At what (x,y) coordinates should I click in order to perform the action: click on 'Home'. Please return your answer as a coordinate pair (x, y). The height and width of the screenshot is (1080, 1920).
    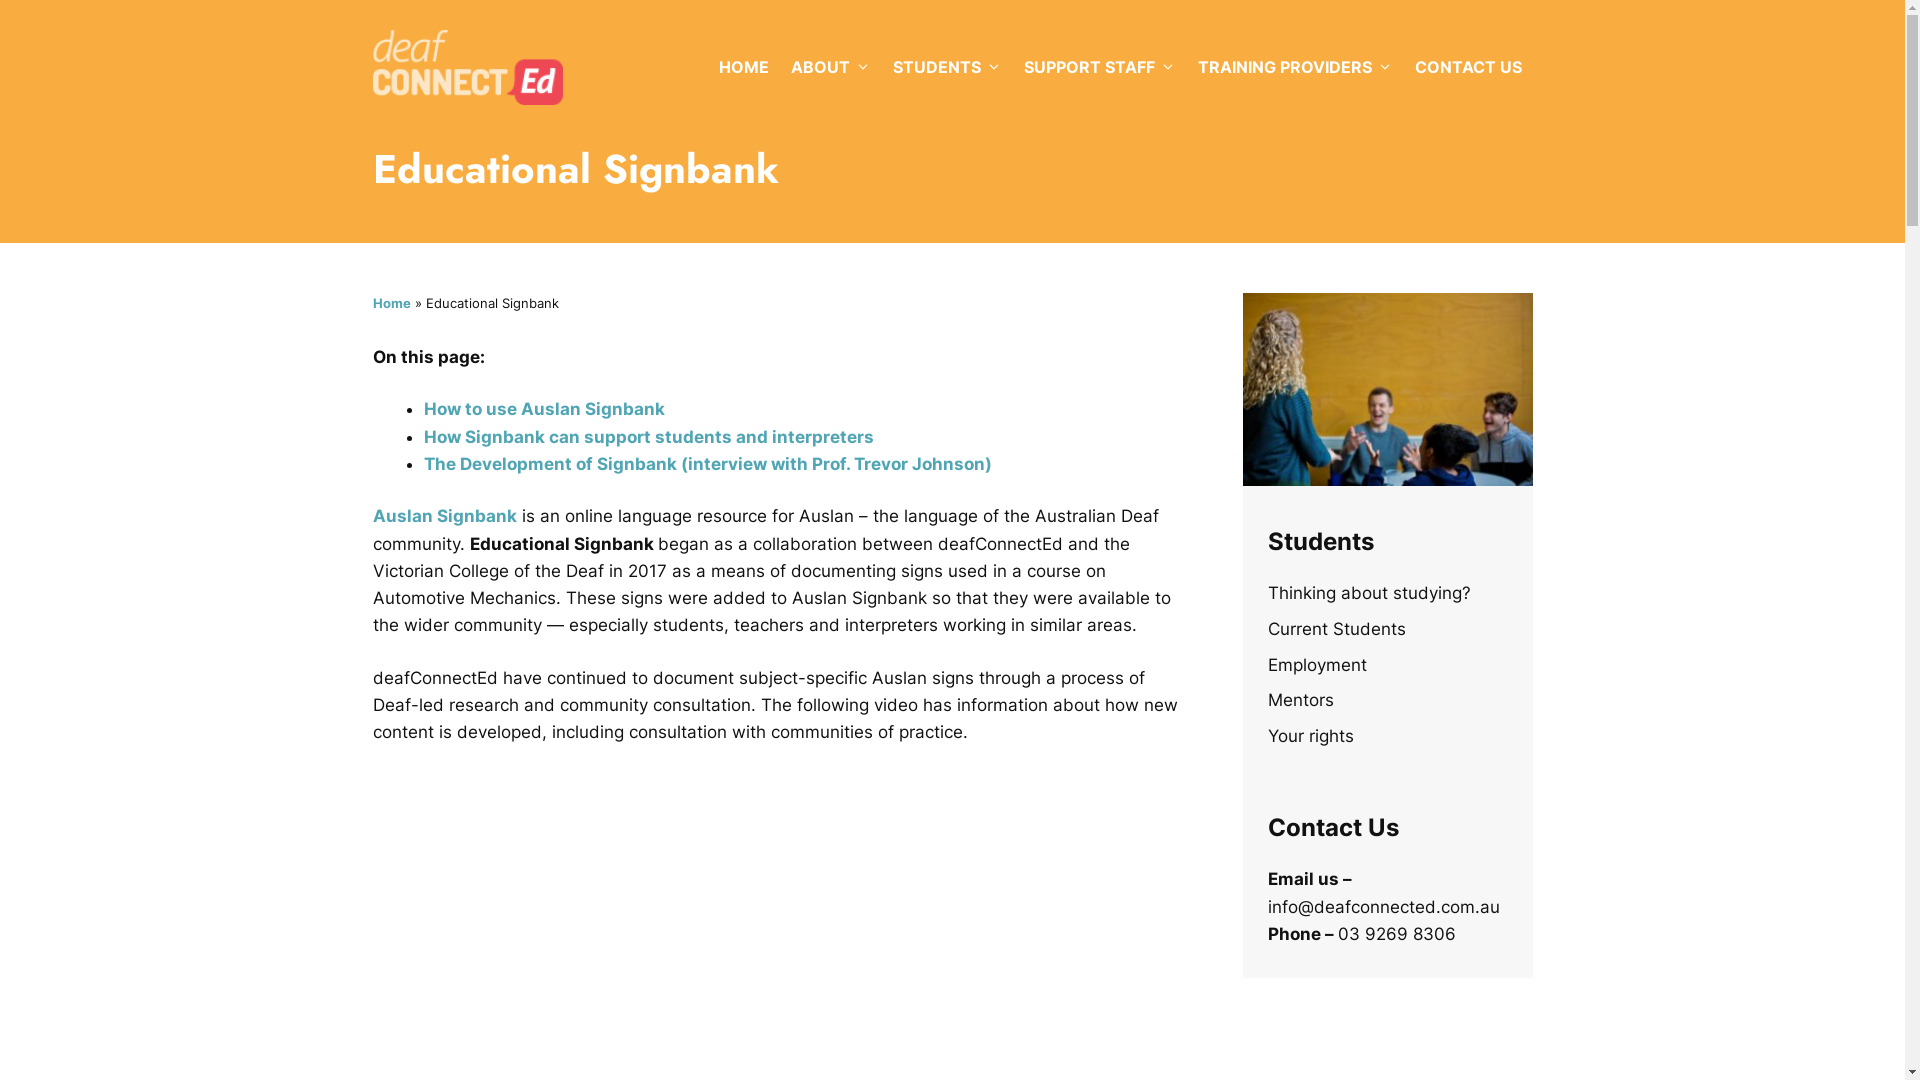
    Looking at the image, I should click on (390, 303).